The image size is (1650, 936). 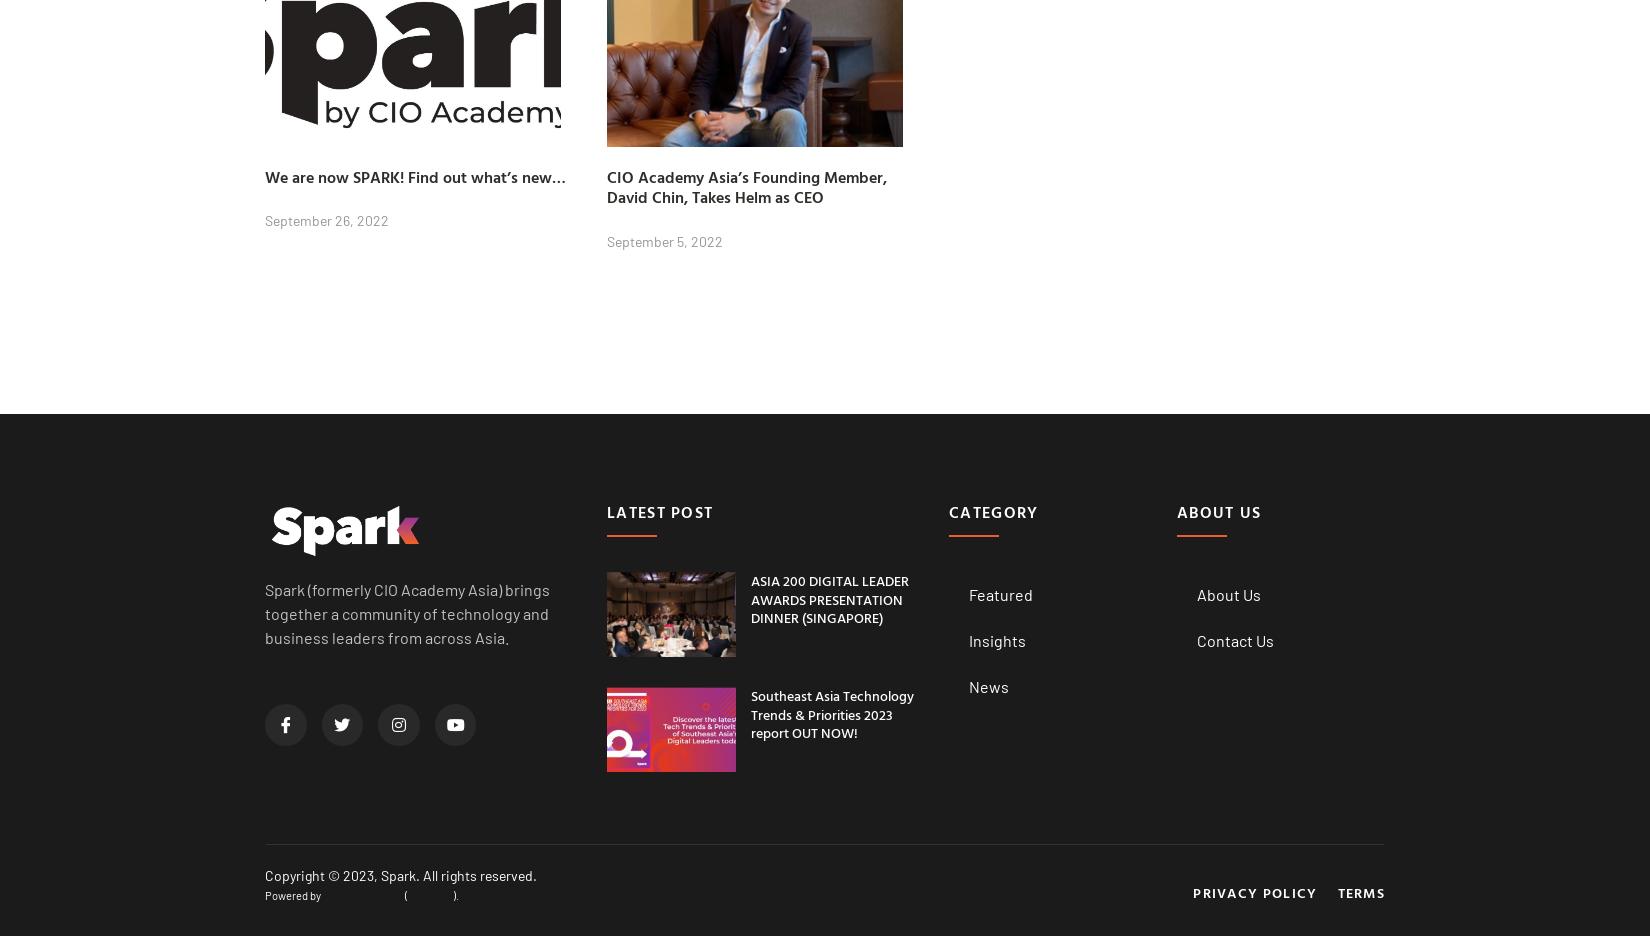 I want to click on ').', so click(x=455, y=893).